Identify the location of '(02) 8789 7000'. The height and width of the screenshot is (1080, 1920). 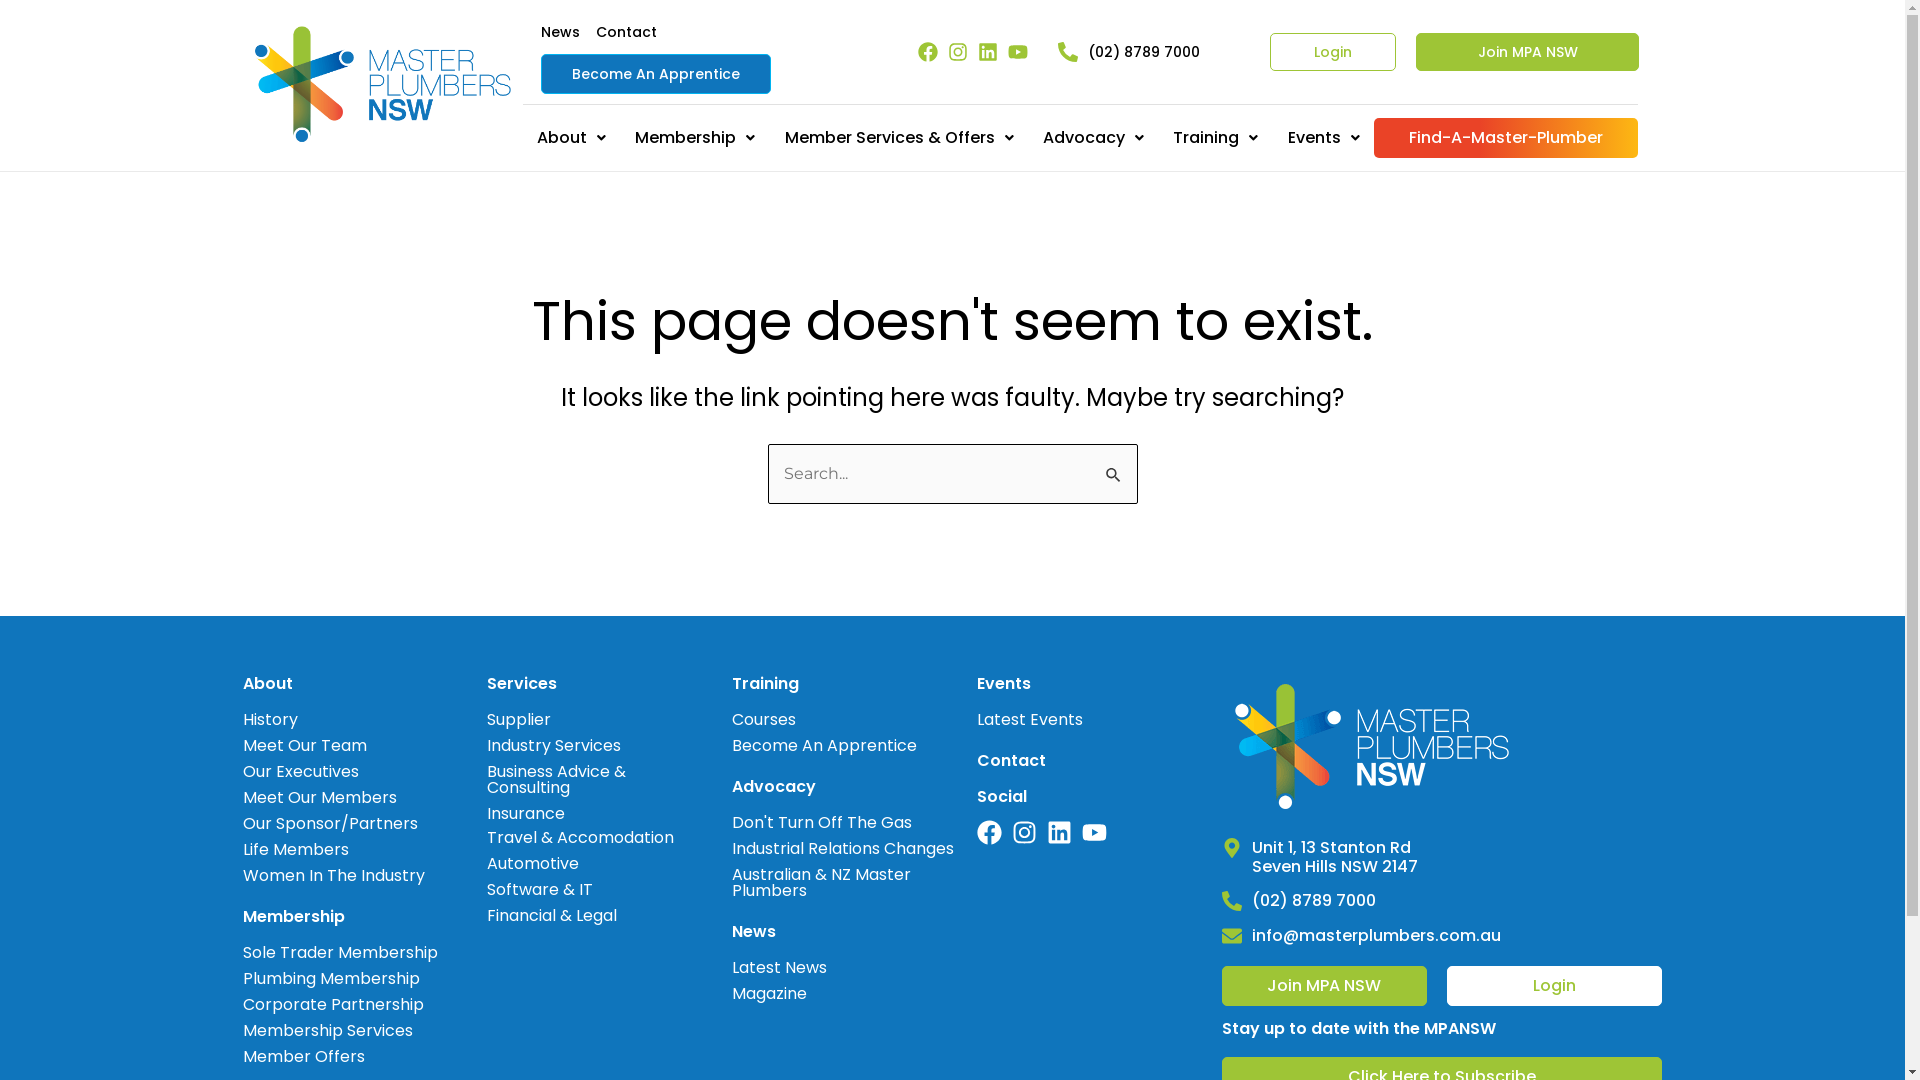
(1314, 900).